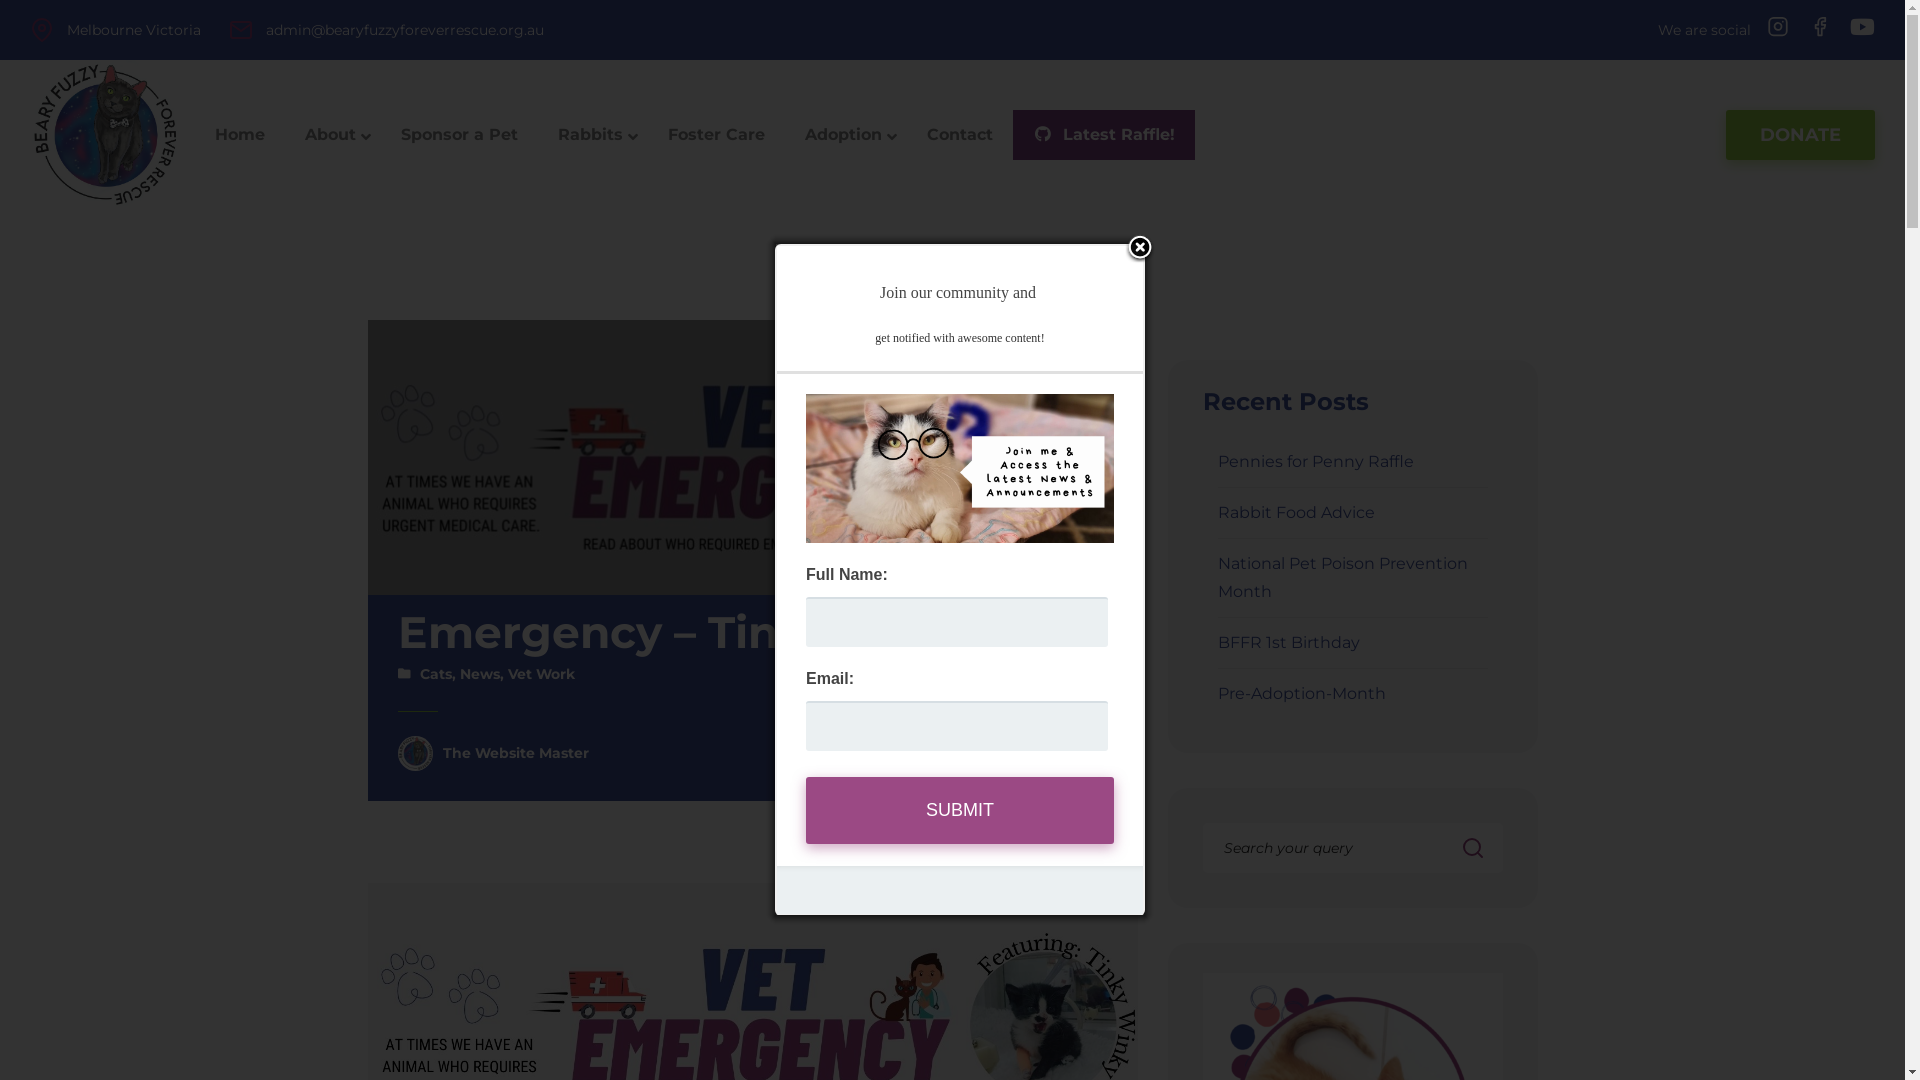 This screenshot has width=1920, height=1080. I want to click on 'admin@bearyfuzzyforeverrescue.org.au', so click(264, 30).